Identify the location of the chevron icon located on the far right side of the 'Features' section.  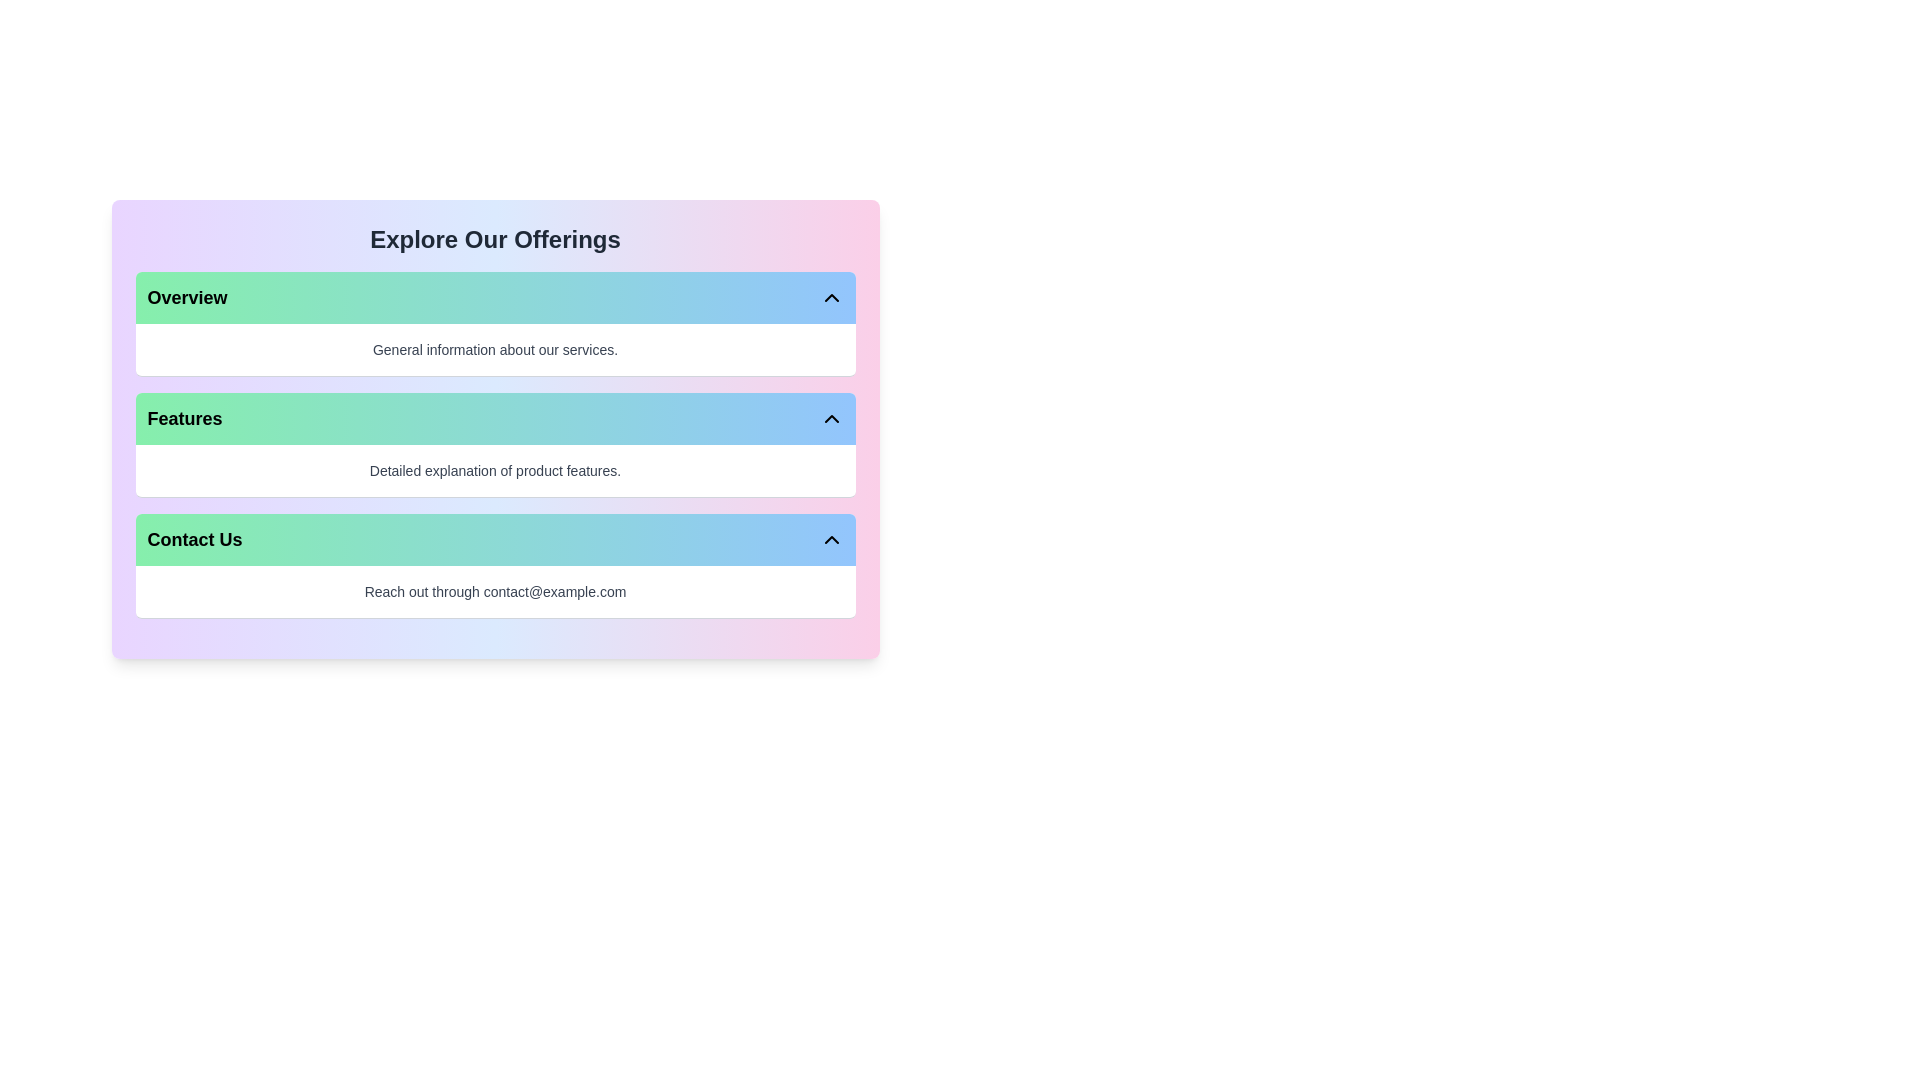
(831, 418).